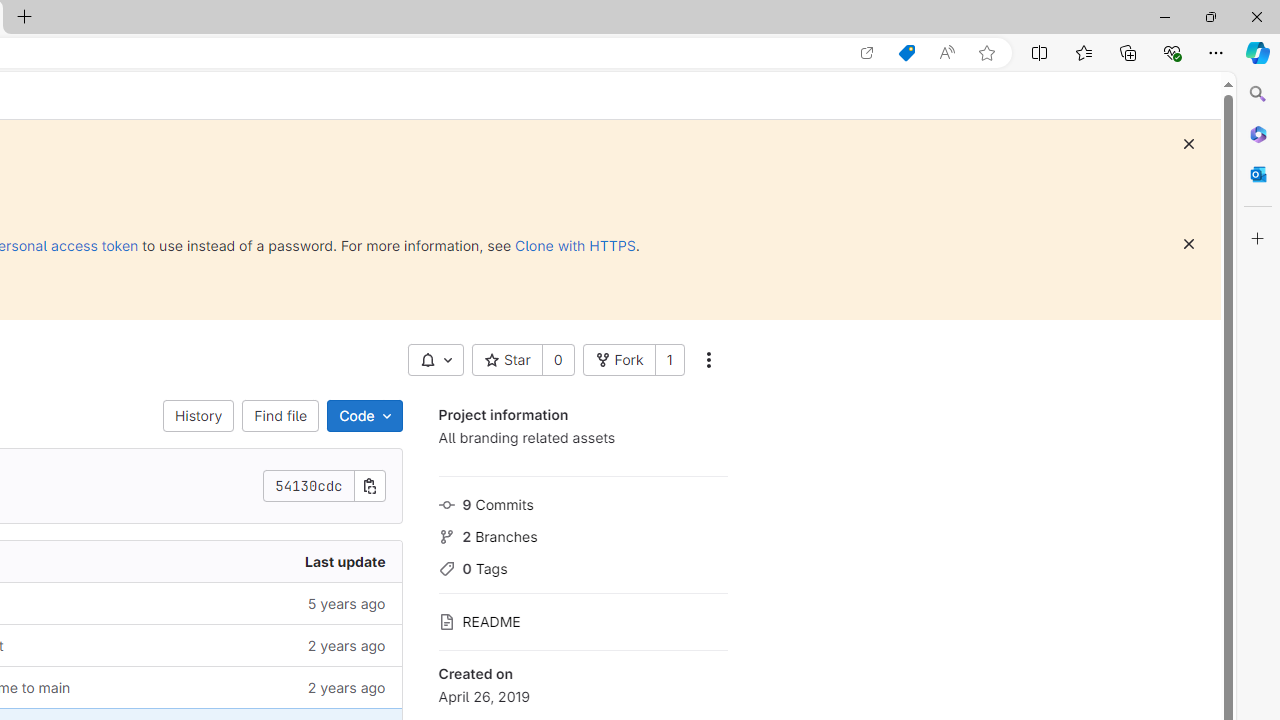 This screenshot has height=720, width=1280. Describe the element at coordinates (279, 415) in the screenshot. I see `'Find file'` at that location.